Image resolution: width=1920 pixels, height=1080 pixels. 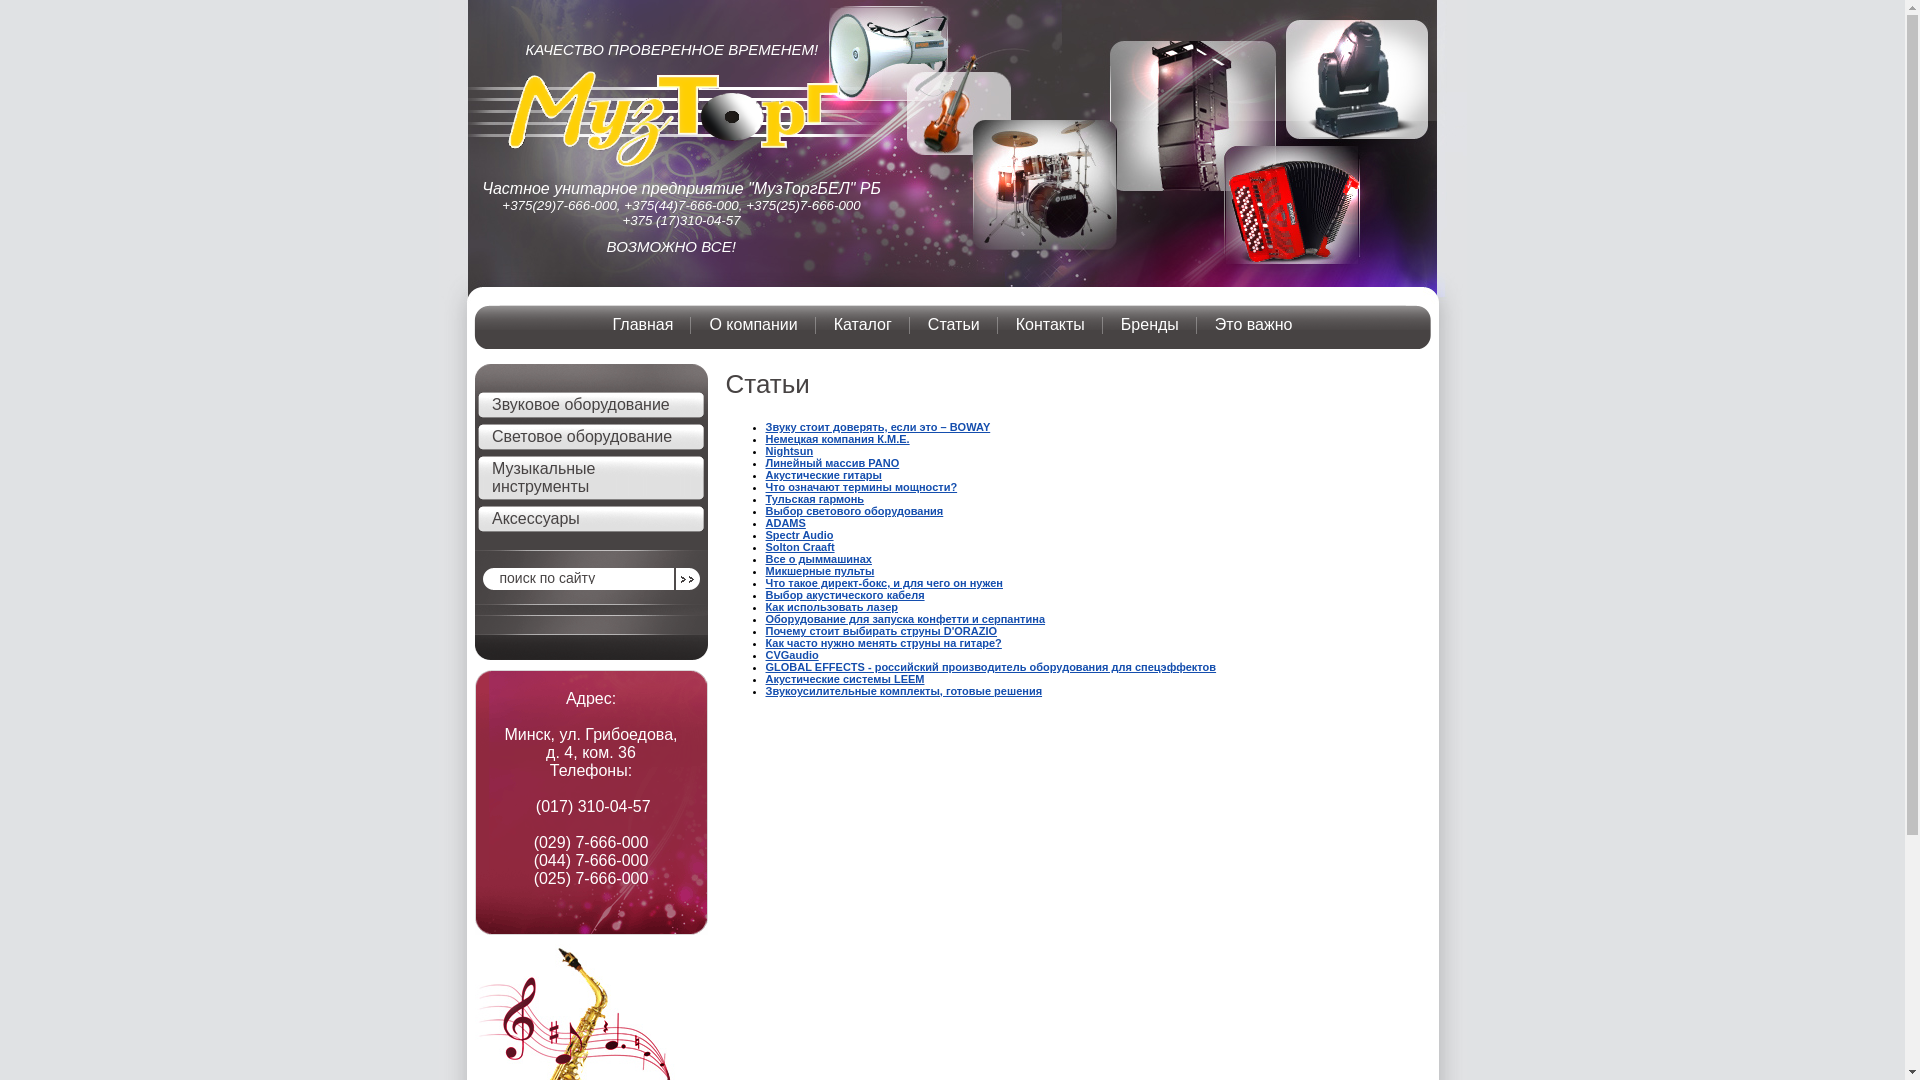 I want to click on 'Nightsun', so click(x=789, y=451).